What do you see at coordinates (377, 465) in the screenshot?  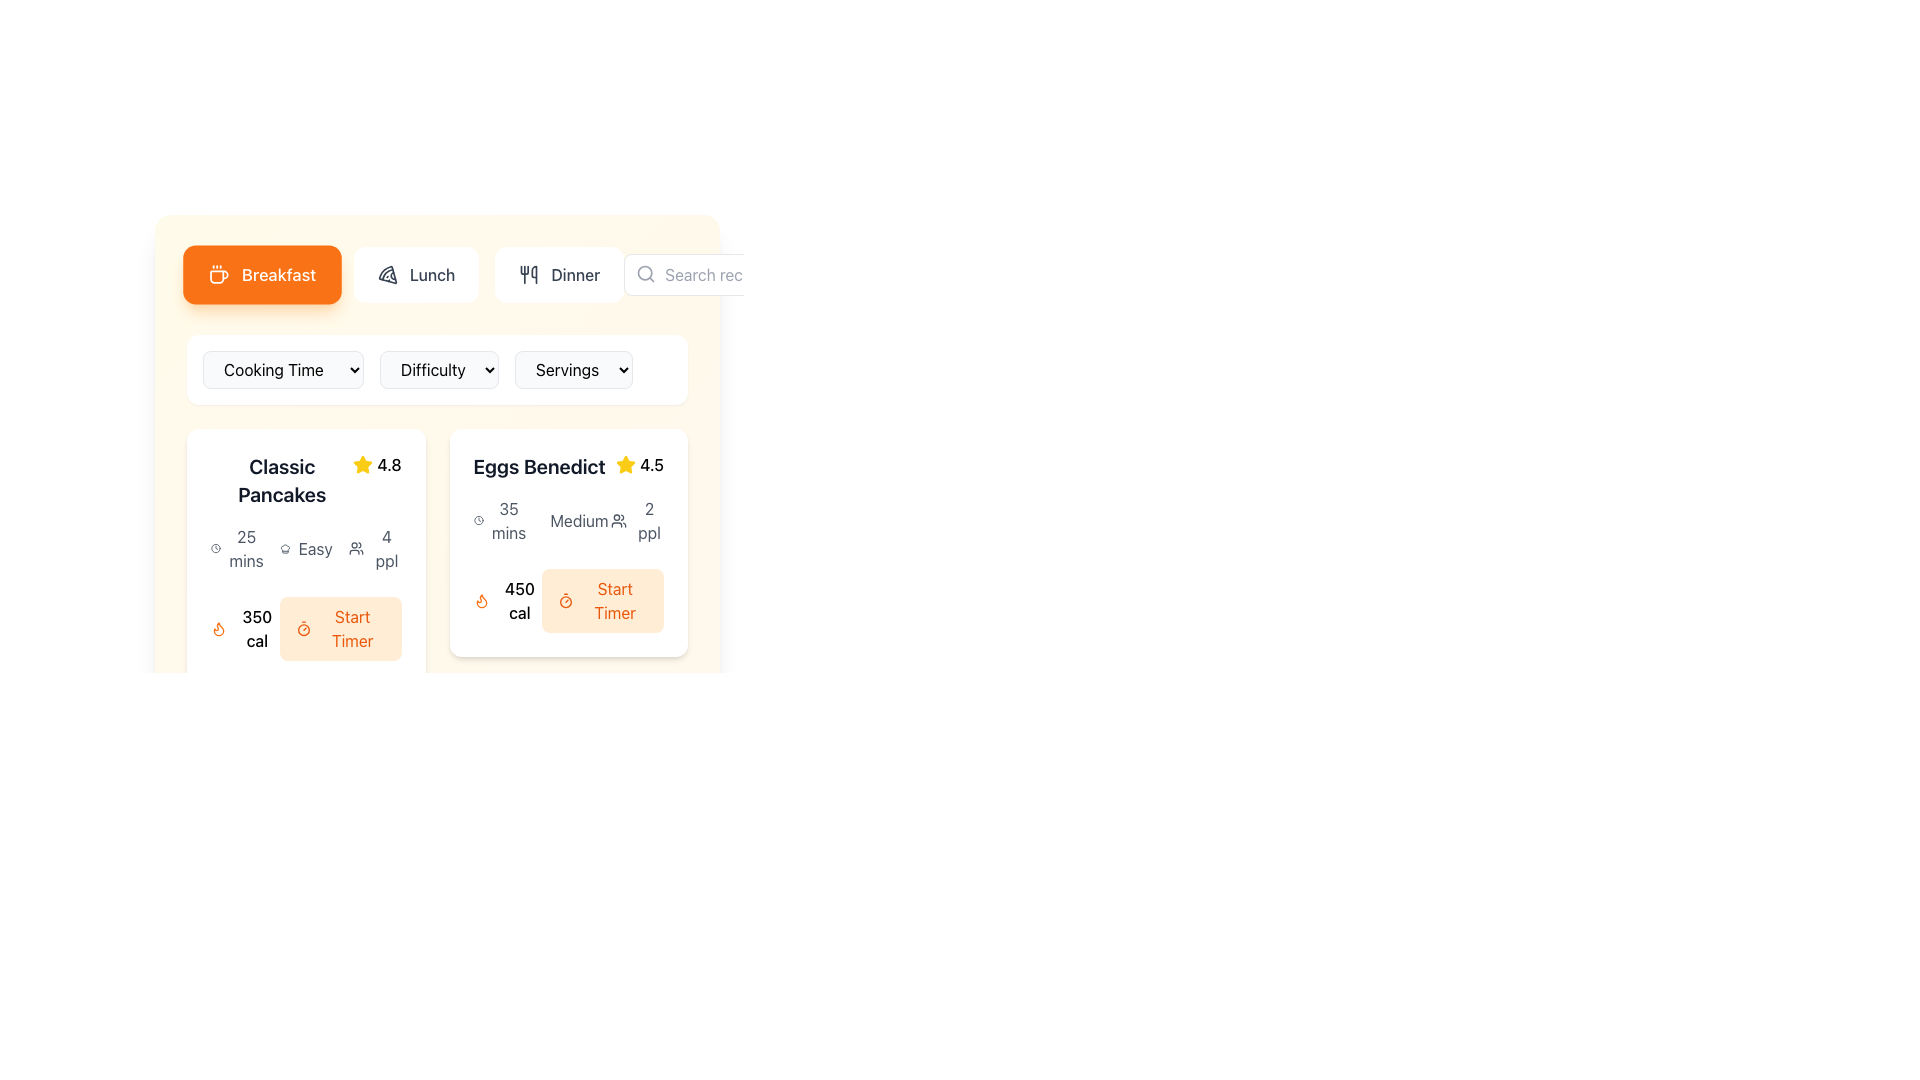 I see `the rating indicator element displaying a yellow star icon and the text '4.8' located in the 'Classic Pancakes' card, positioned at the top-right corner aligned with the title` at bounding box center [377, 465].